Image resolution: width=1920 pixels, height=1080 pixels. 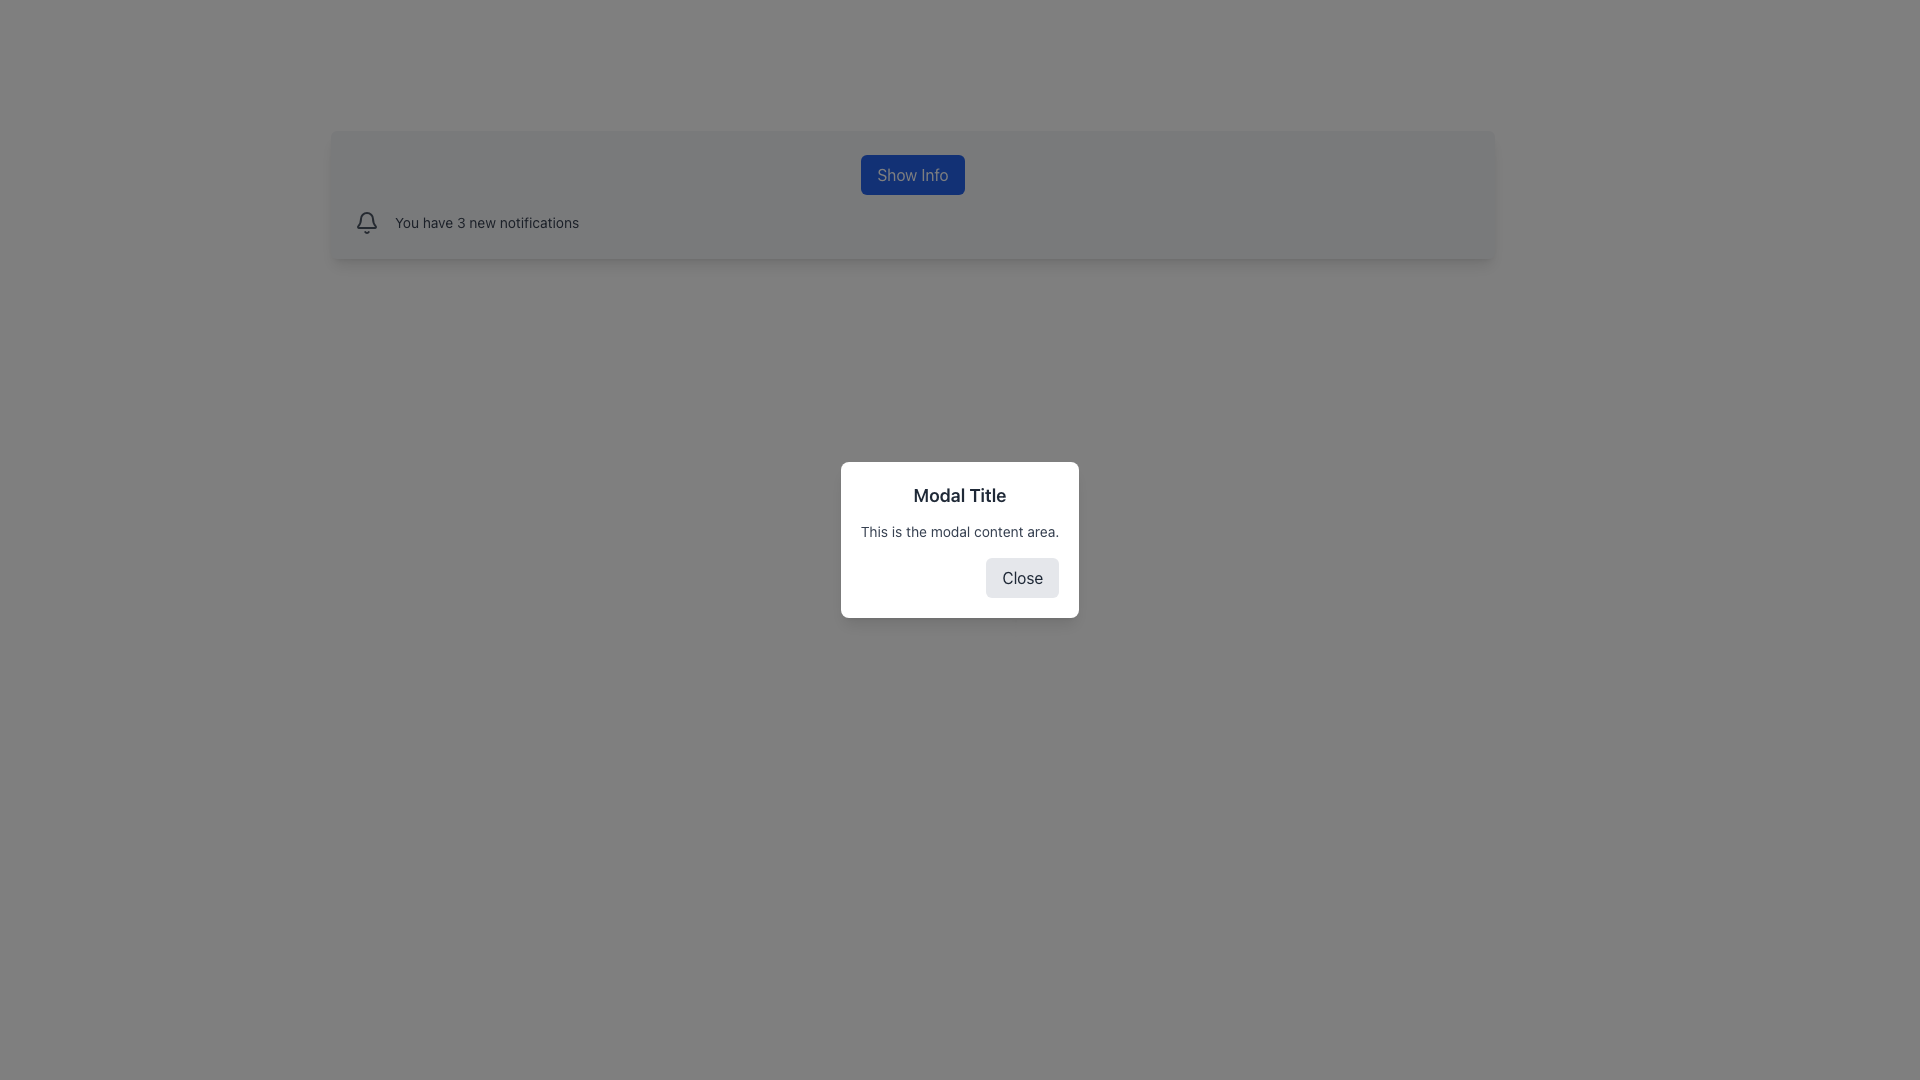 What do you see at coordinates (487, 223) in the screenshot?
I see `the notification message that reads 'You have 3 new notifications', styled with a small font size and gray text color, located to the right of the bell icon` at bounding box center [487, 223].